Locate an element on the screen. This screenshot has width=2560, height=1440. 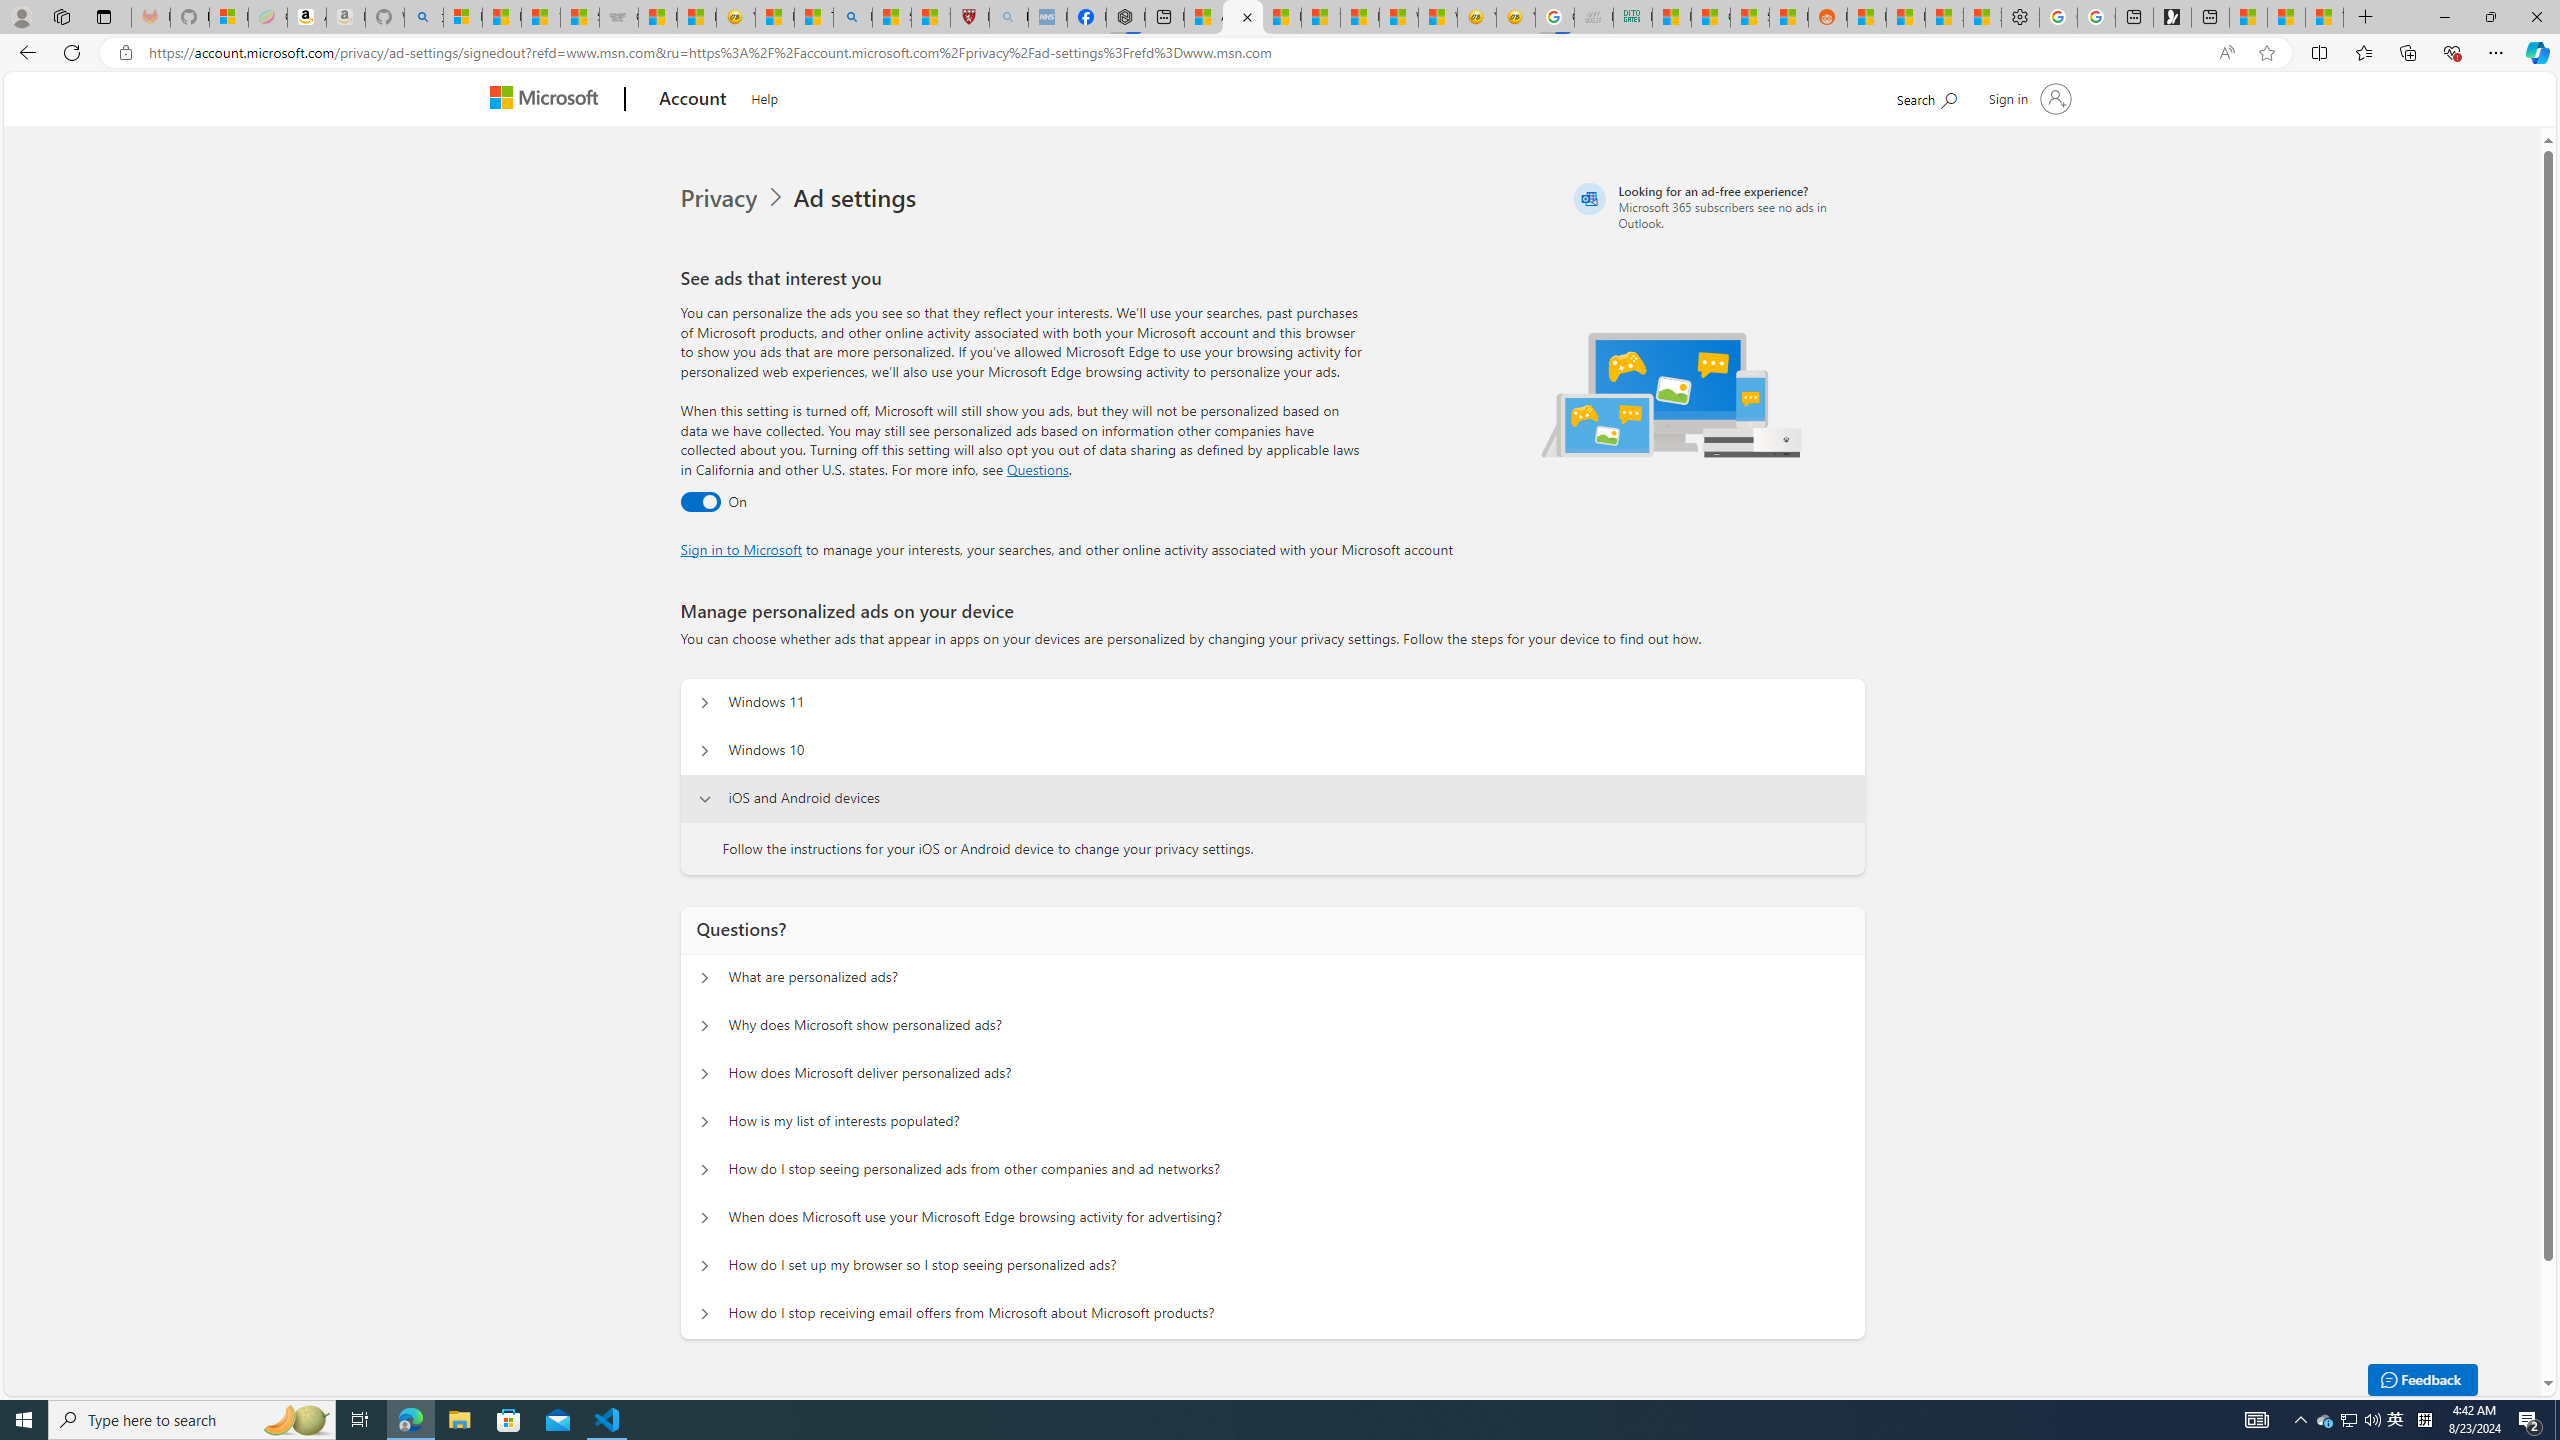
'Close tab' is located at coordinates (1247, 16).